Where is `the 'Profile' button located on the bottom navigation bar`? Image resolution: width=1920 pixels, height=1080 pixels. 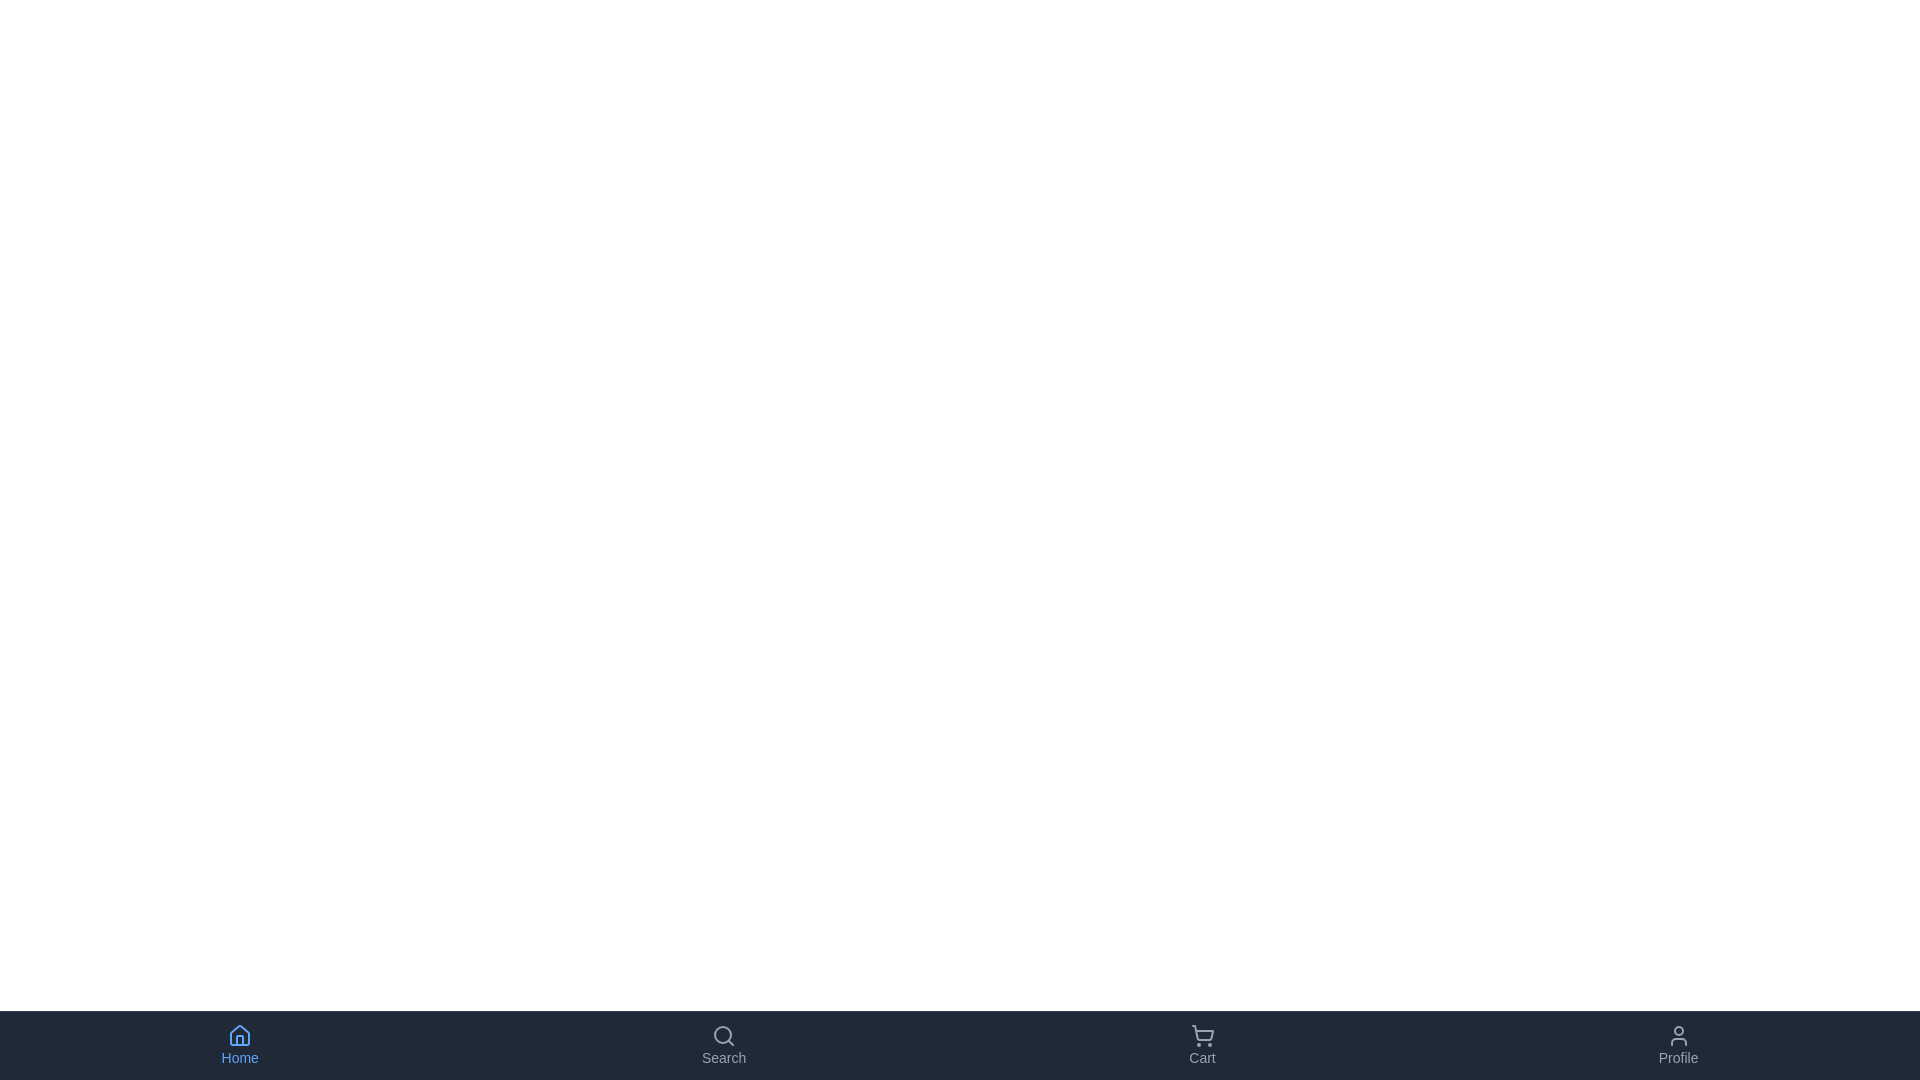 the 'Profile' button located on the bottom navigation bar is located at coordinates (1678, 1044).